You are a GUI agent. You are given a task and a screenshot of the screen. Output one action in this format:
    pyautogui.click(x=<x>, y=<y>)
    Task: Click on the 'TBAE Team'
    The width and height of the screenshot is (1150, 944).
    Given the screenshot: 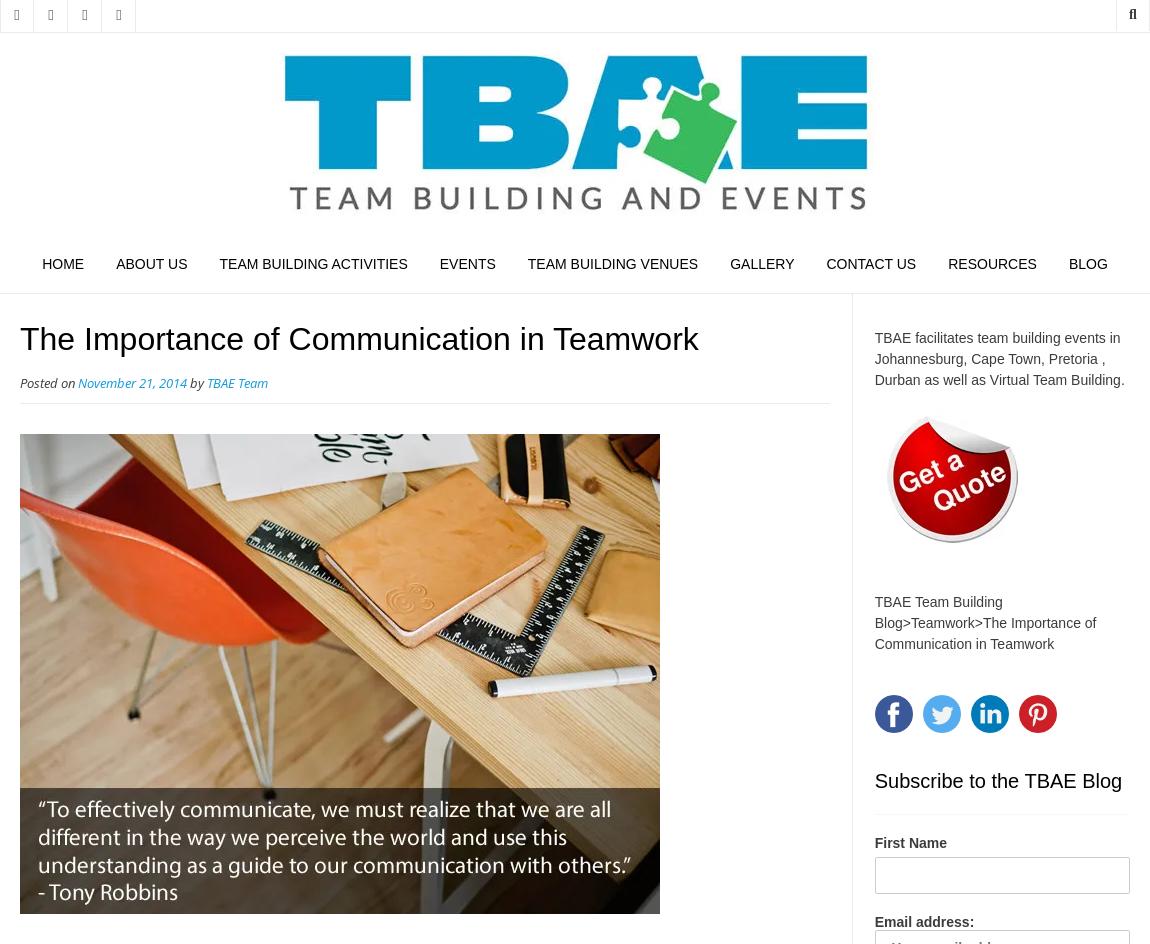 What is the action you would take?
    pyautogui.click(x=236, y=382)
    